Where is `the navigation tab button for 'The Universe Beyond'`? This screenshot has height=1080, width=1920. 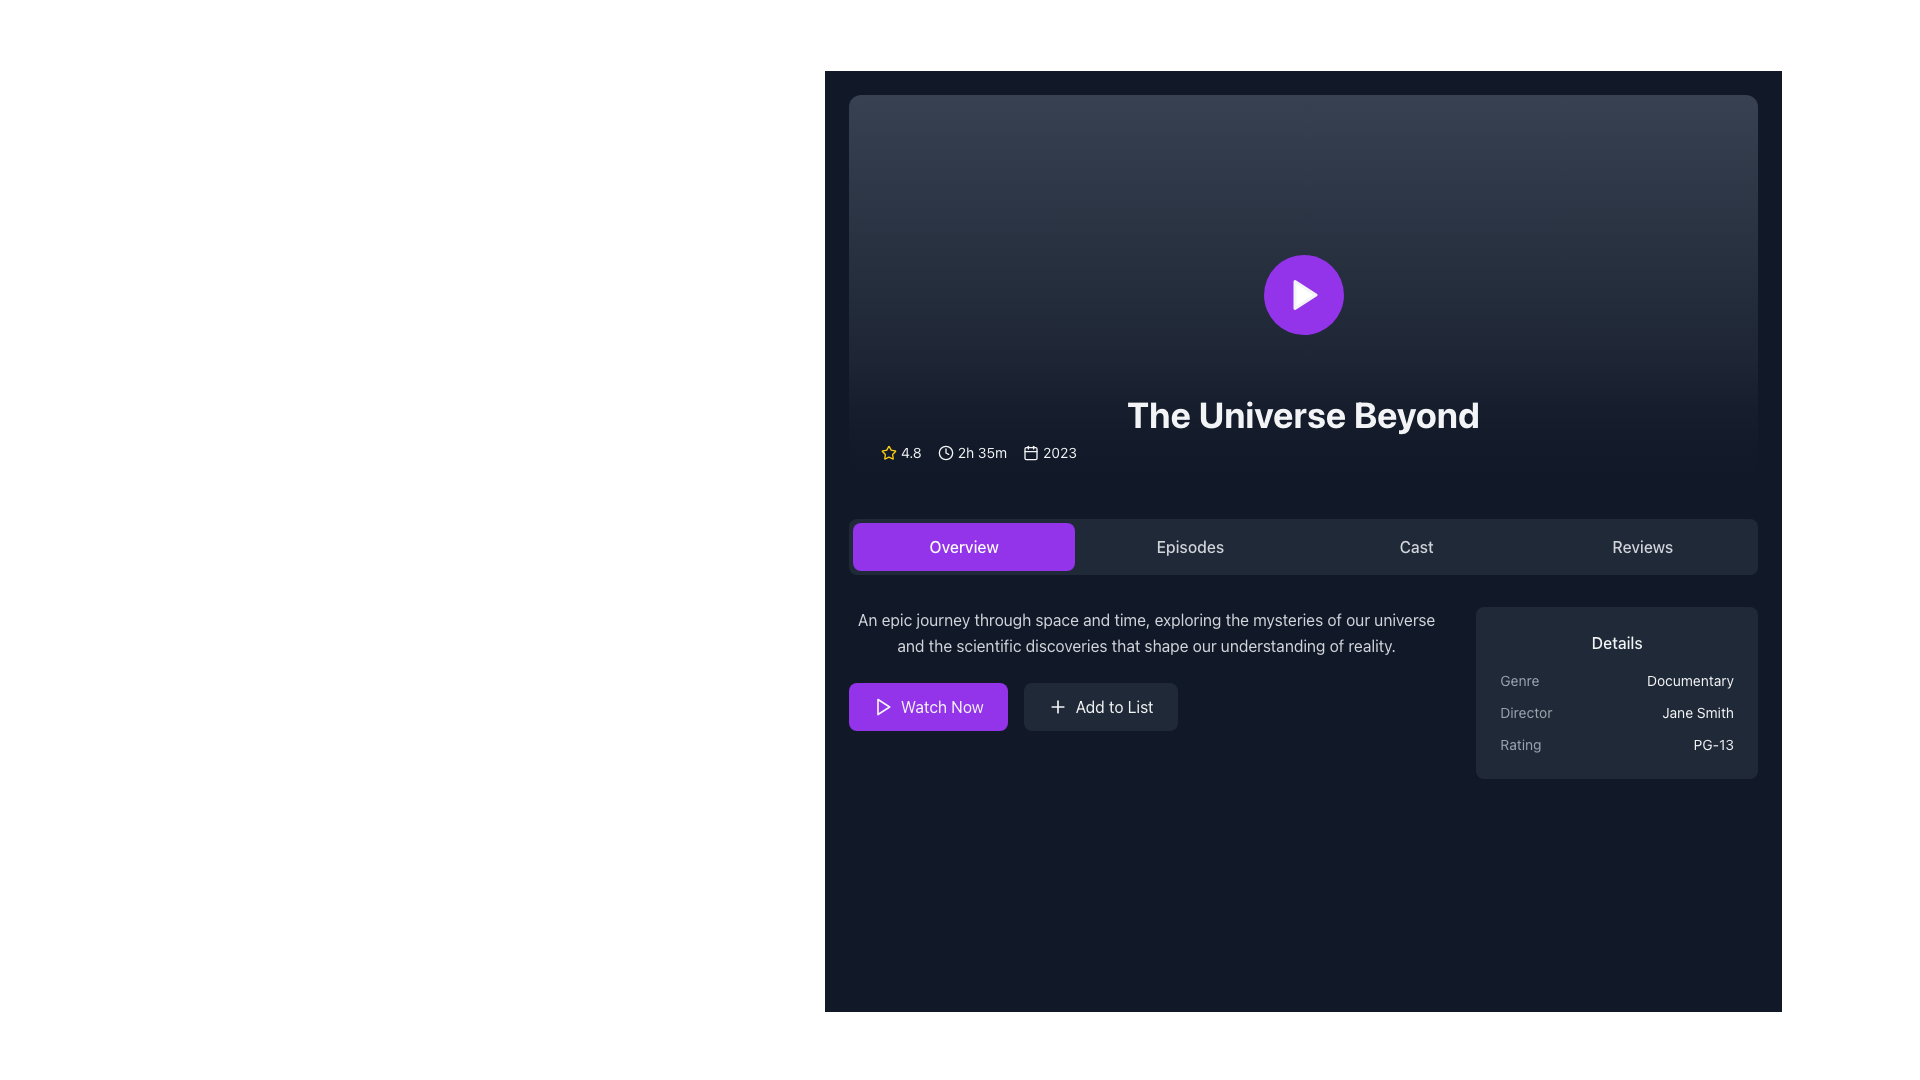 the navigation tab button for 'The Universe Beyond' is located at coordinates (964, 547).